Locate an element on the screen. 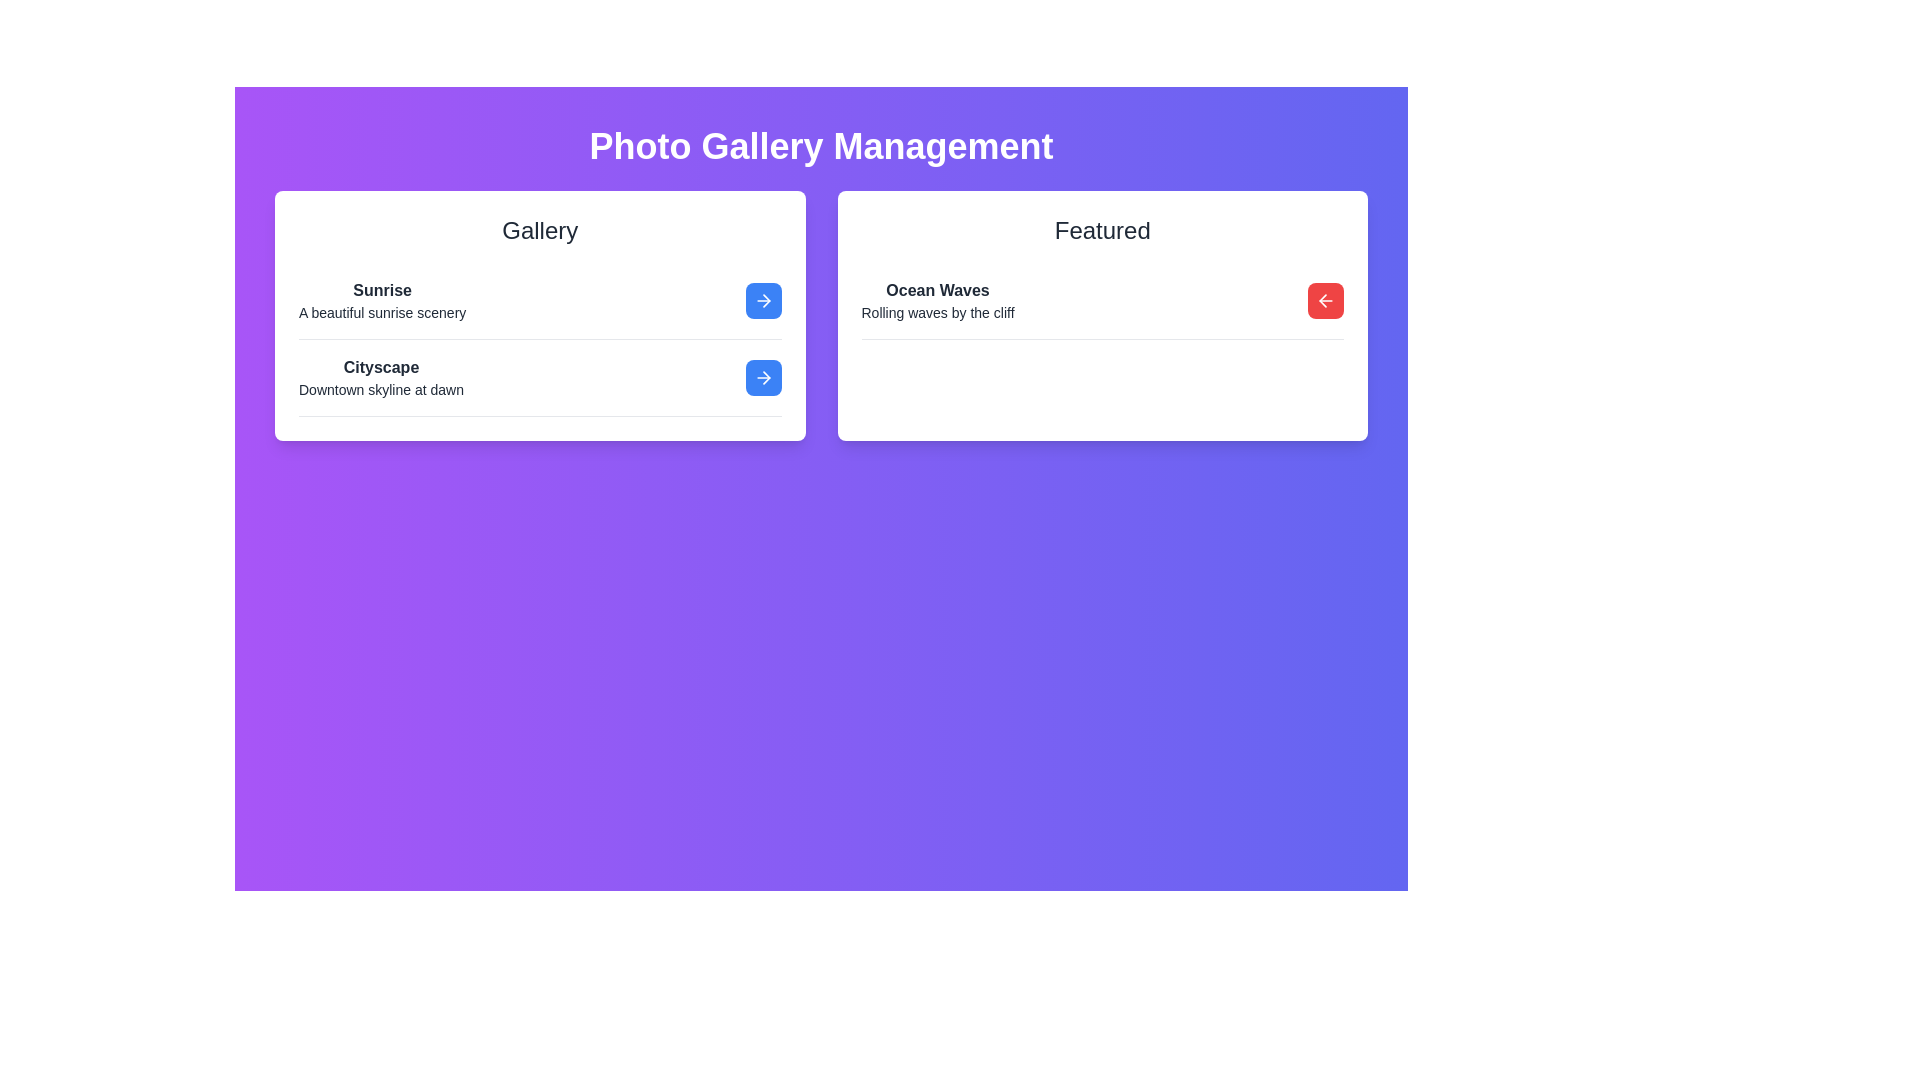 This screenshot has width=1920, height=1080. the static text element titled 'Sunrise' in the left panel of the interface to identify the specific gallery item is located at coordinates (382, 290).